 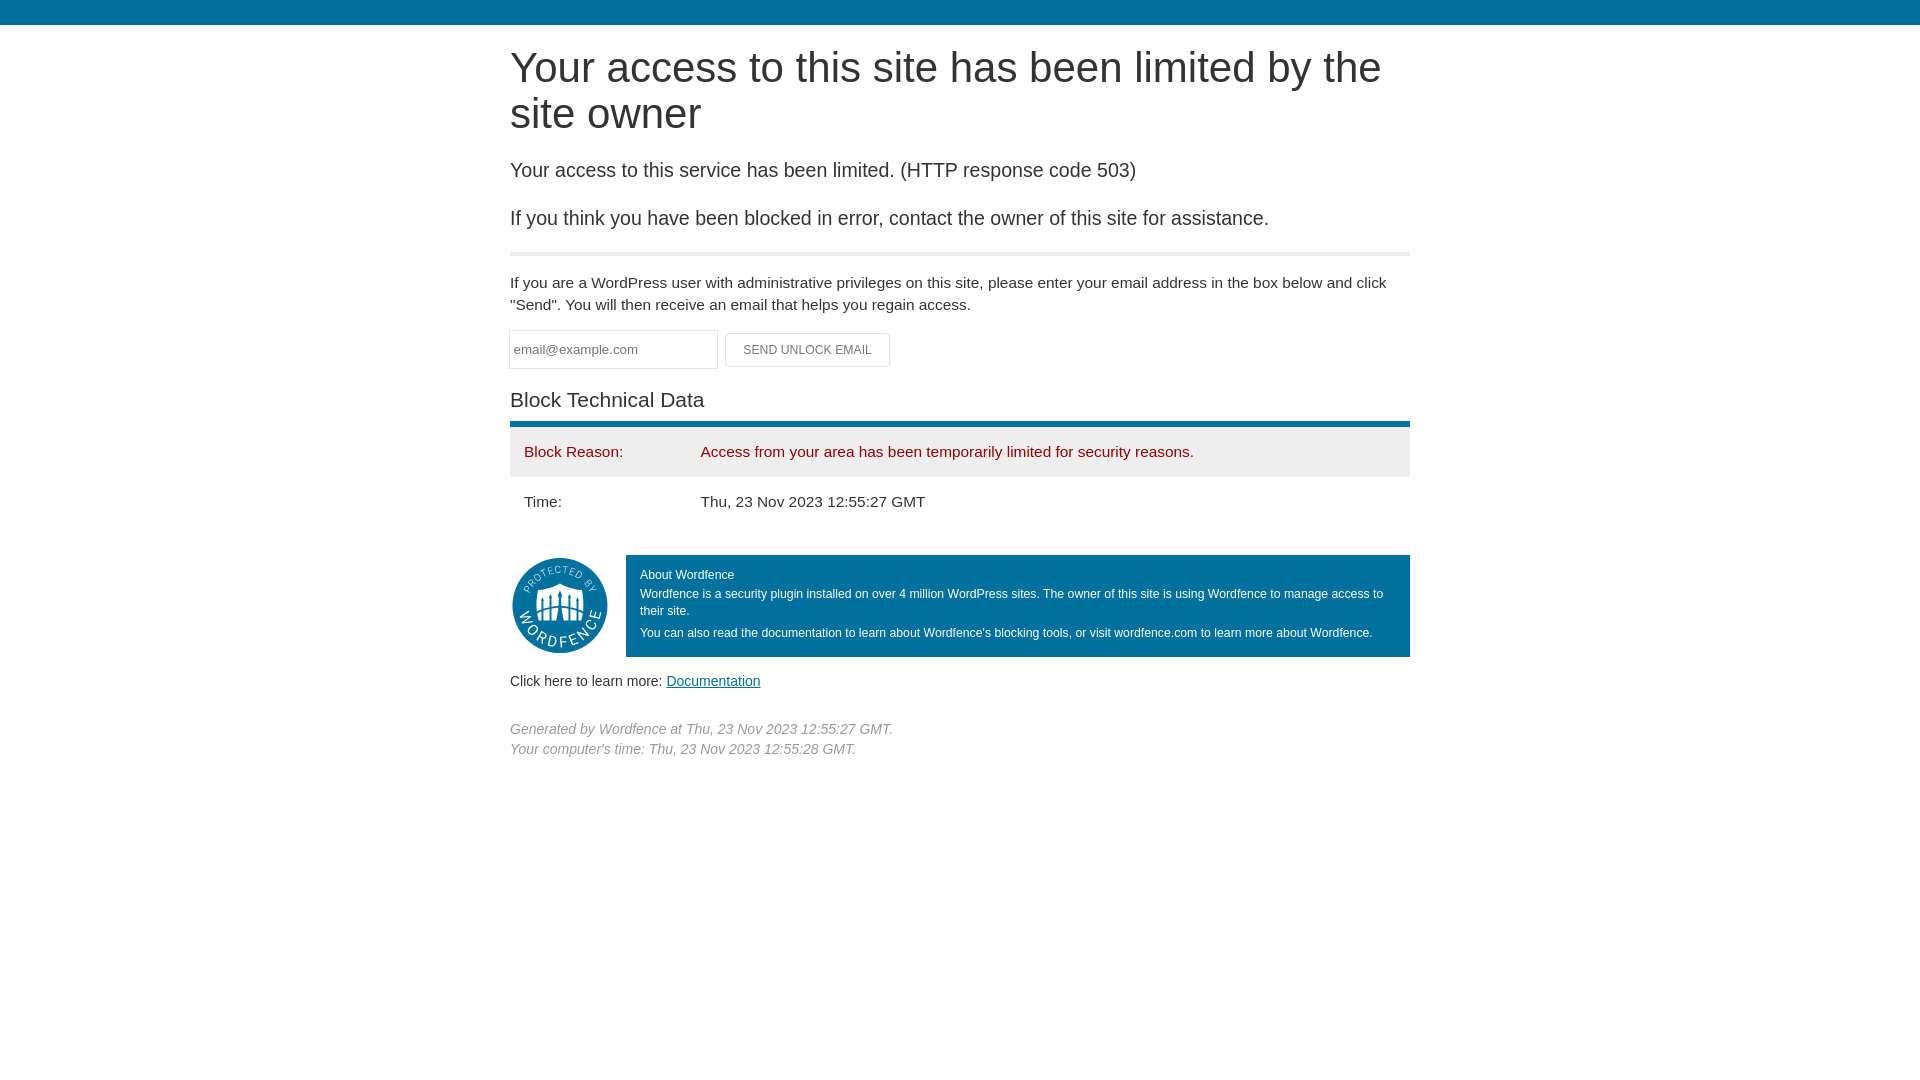 What do you see at coordinates (723, 349) in the screenshot?
I see `'Send Unlock Email'` at bounding box center [723, 349].